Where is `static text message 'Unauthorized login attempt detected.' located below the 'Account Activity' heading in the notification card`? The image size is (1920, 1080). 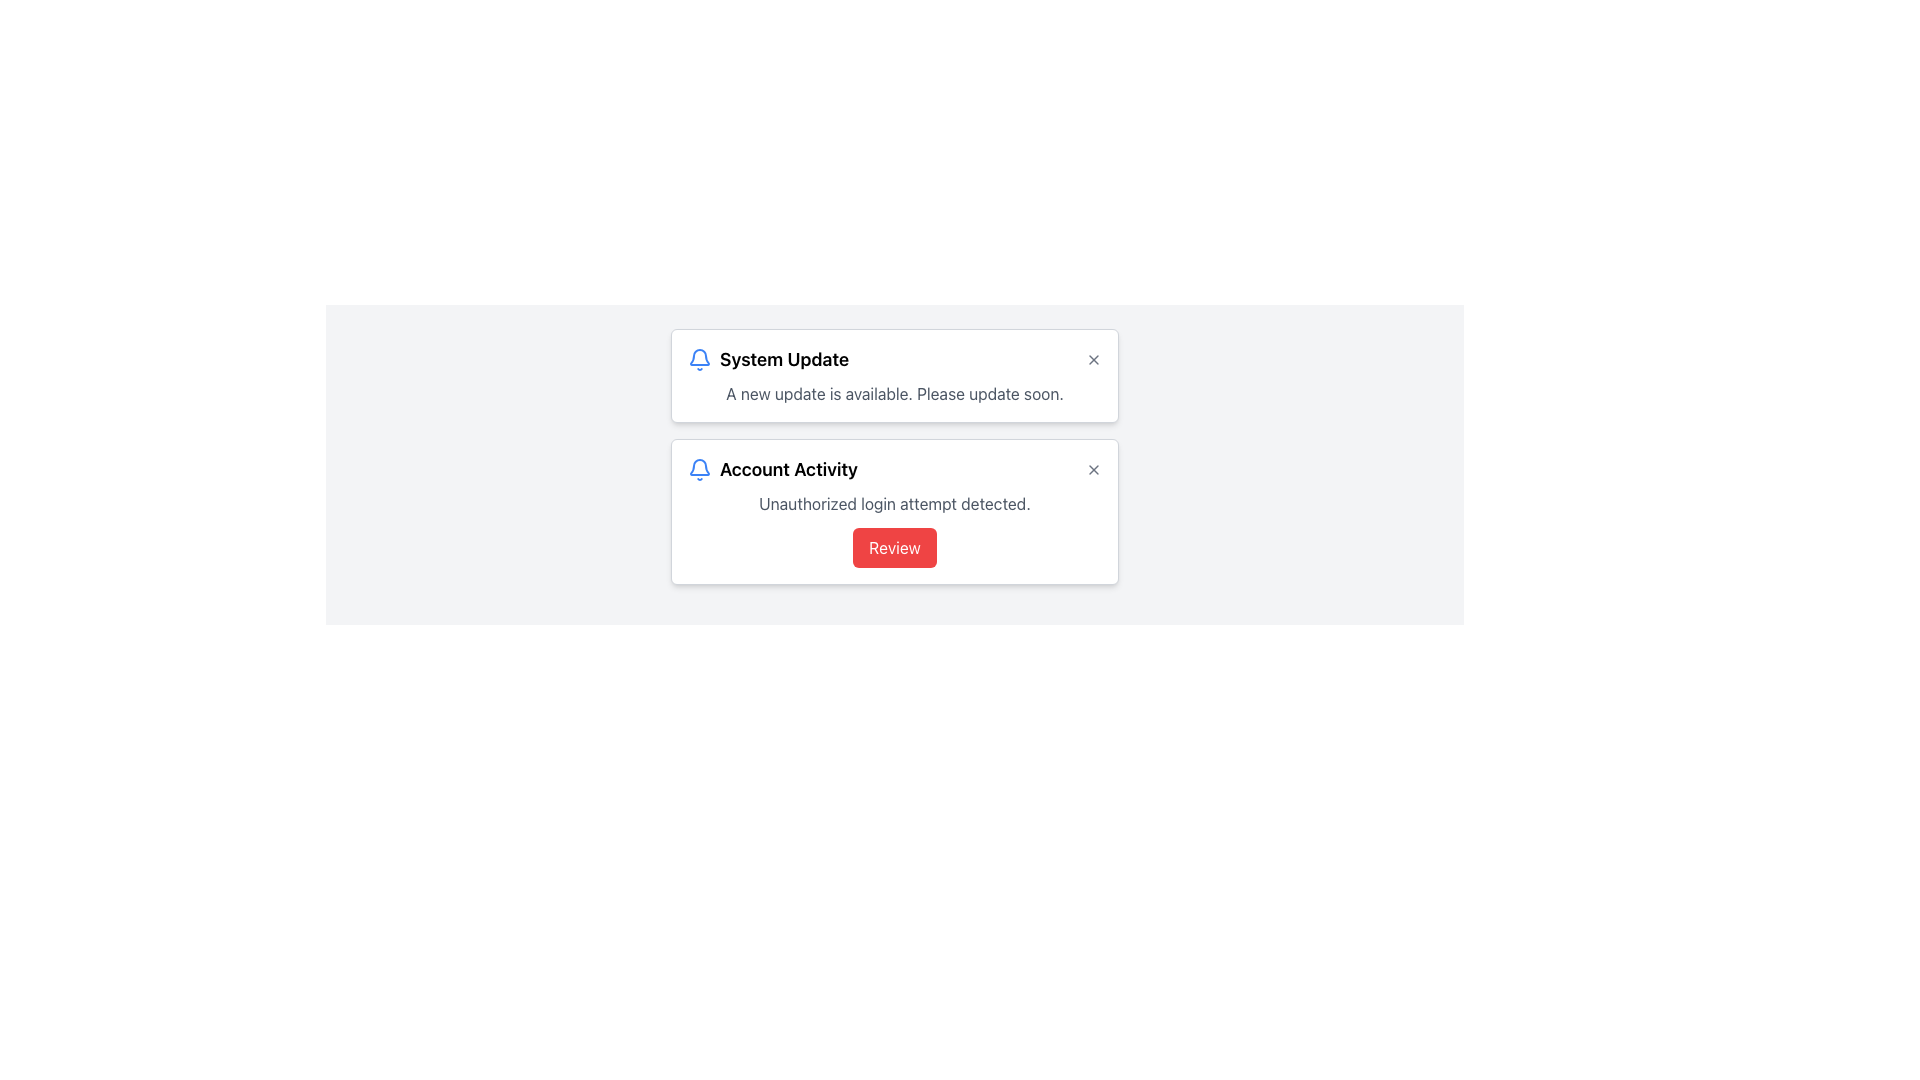
static text message 'Unauthorized login attempt detected.' located below the 'Account Activity' heading in the notification card is located at coordinates (893, 503).